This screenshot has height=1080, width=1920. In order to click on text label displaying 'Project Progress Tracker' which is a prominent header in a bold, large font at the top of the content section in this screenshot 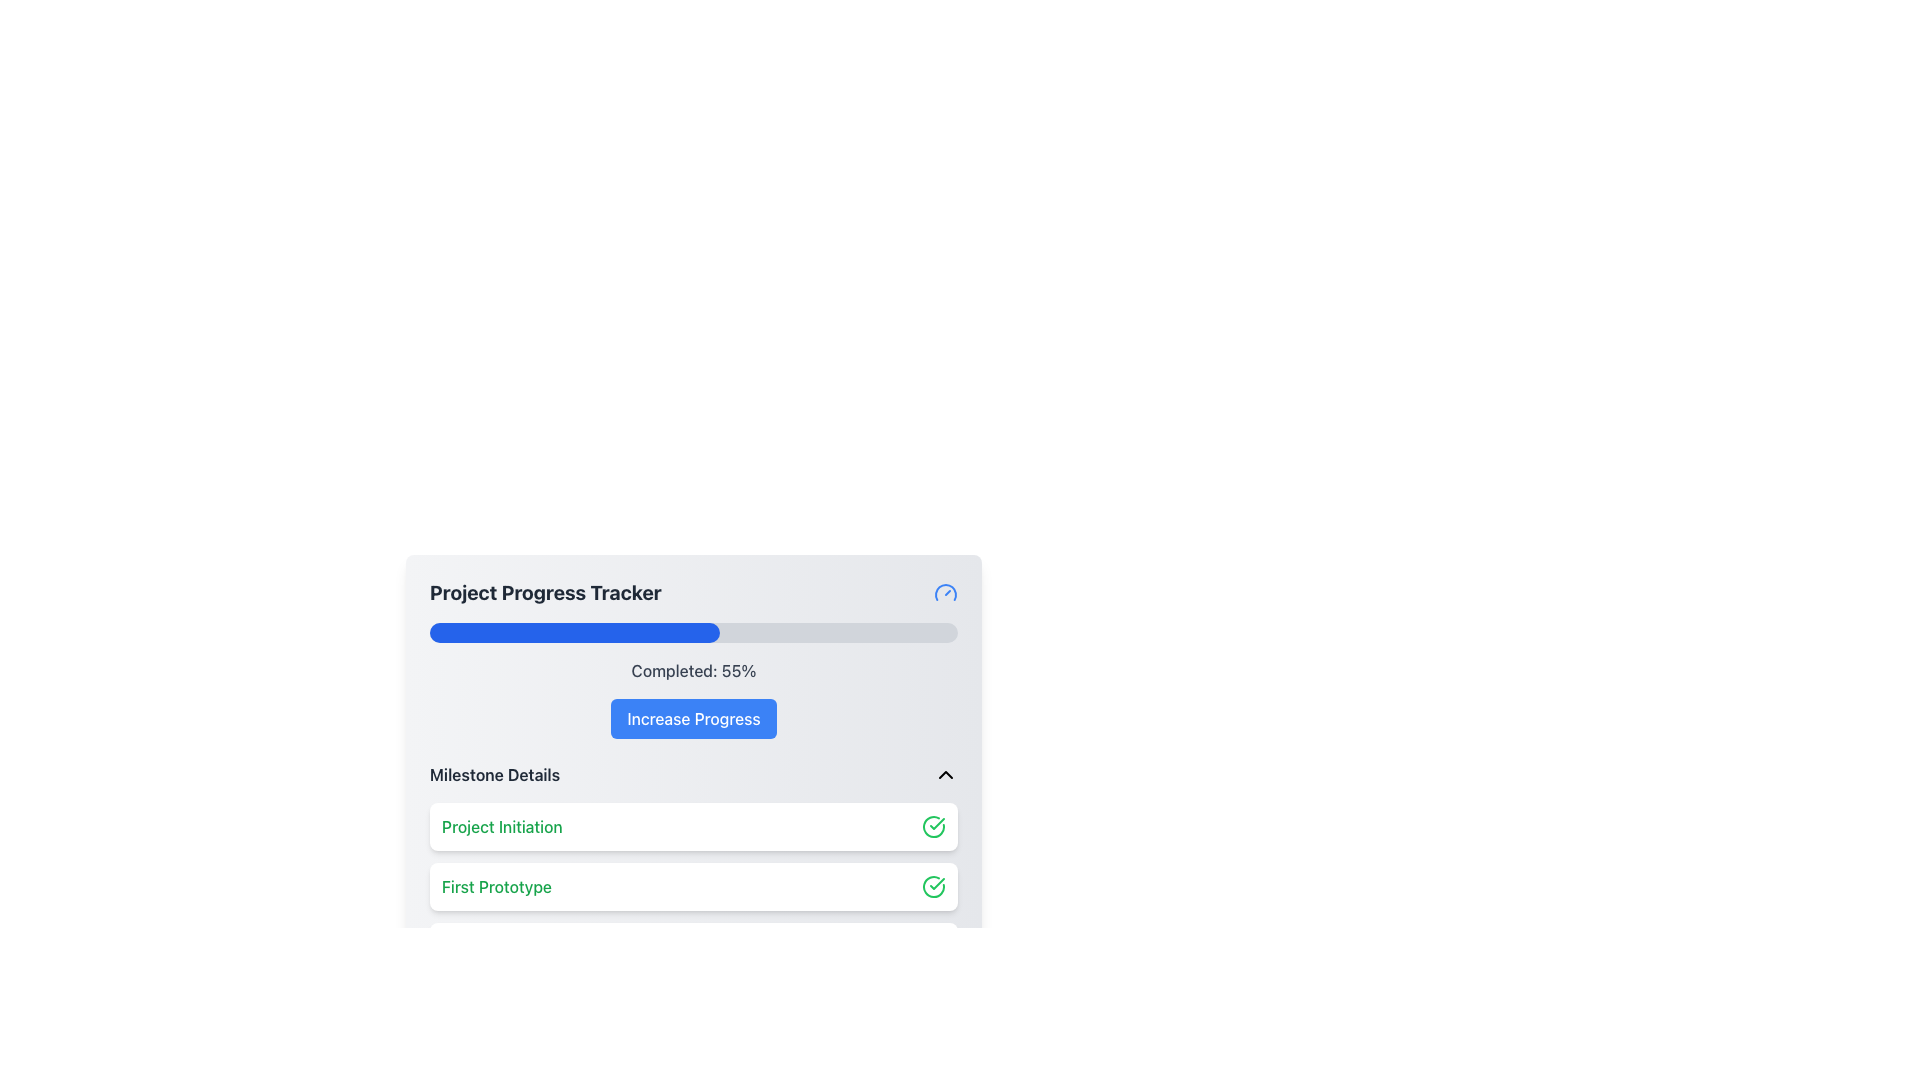, I will do `click(545, 592)`.